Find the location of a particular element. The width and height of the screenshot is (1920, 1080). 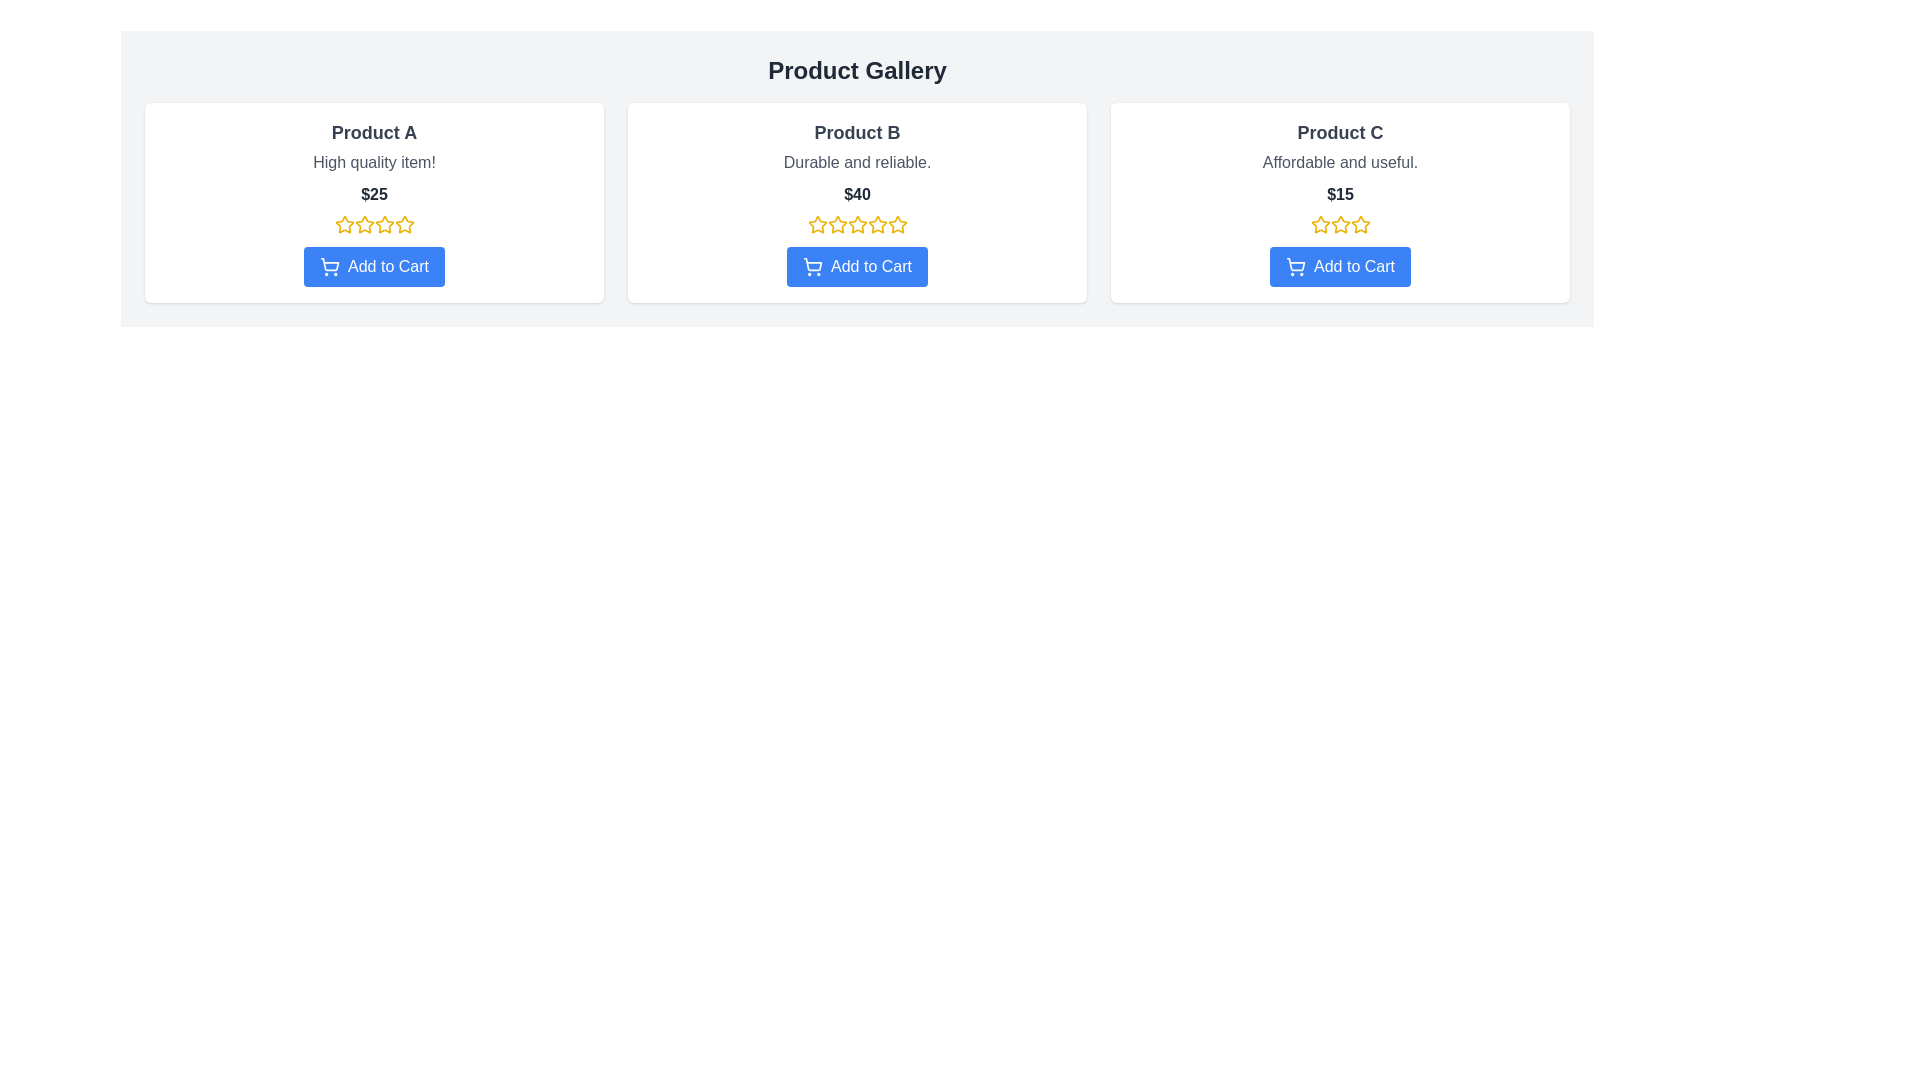

the text label displaying 'Product C', which is located at the top of the rightmost product card on the interface is located at coordinates (1340, 132).